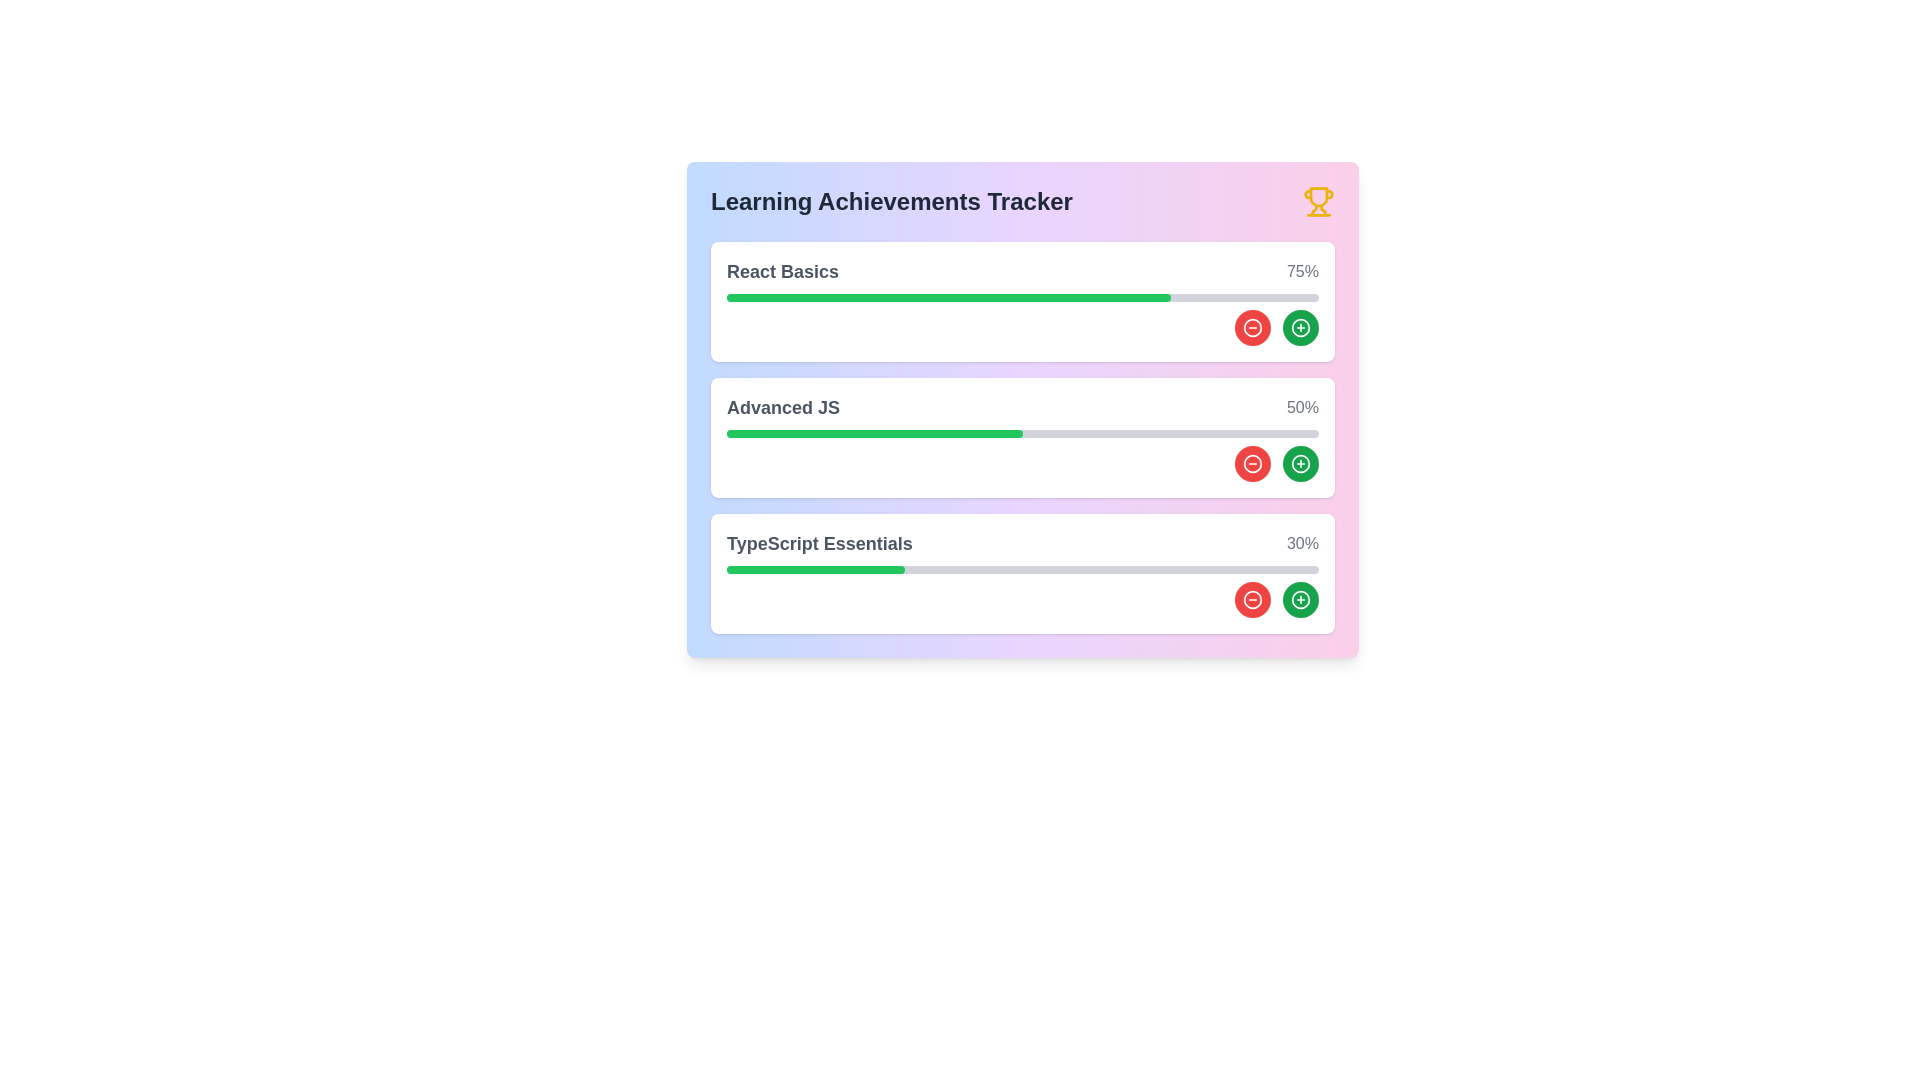  I want to click on the leftmost red circular icon in the bottom row that represents a 'remove' or 'delete' action, so click(1251, 599).